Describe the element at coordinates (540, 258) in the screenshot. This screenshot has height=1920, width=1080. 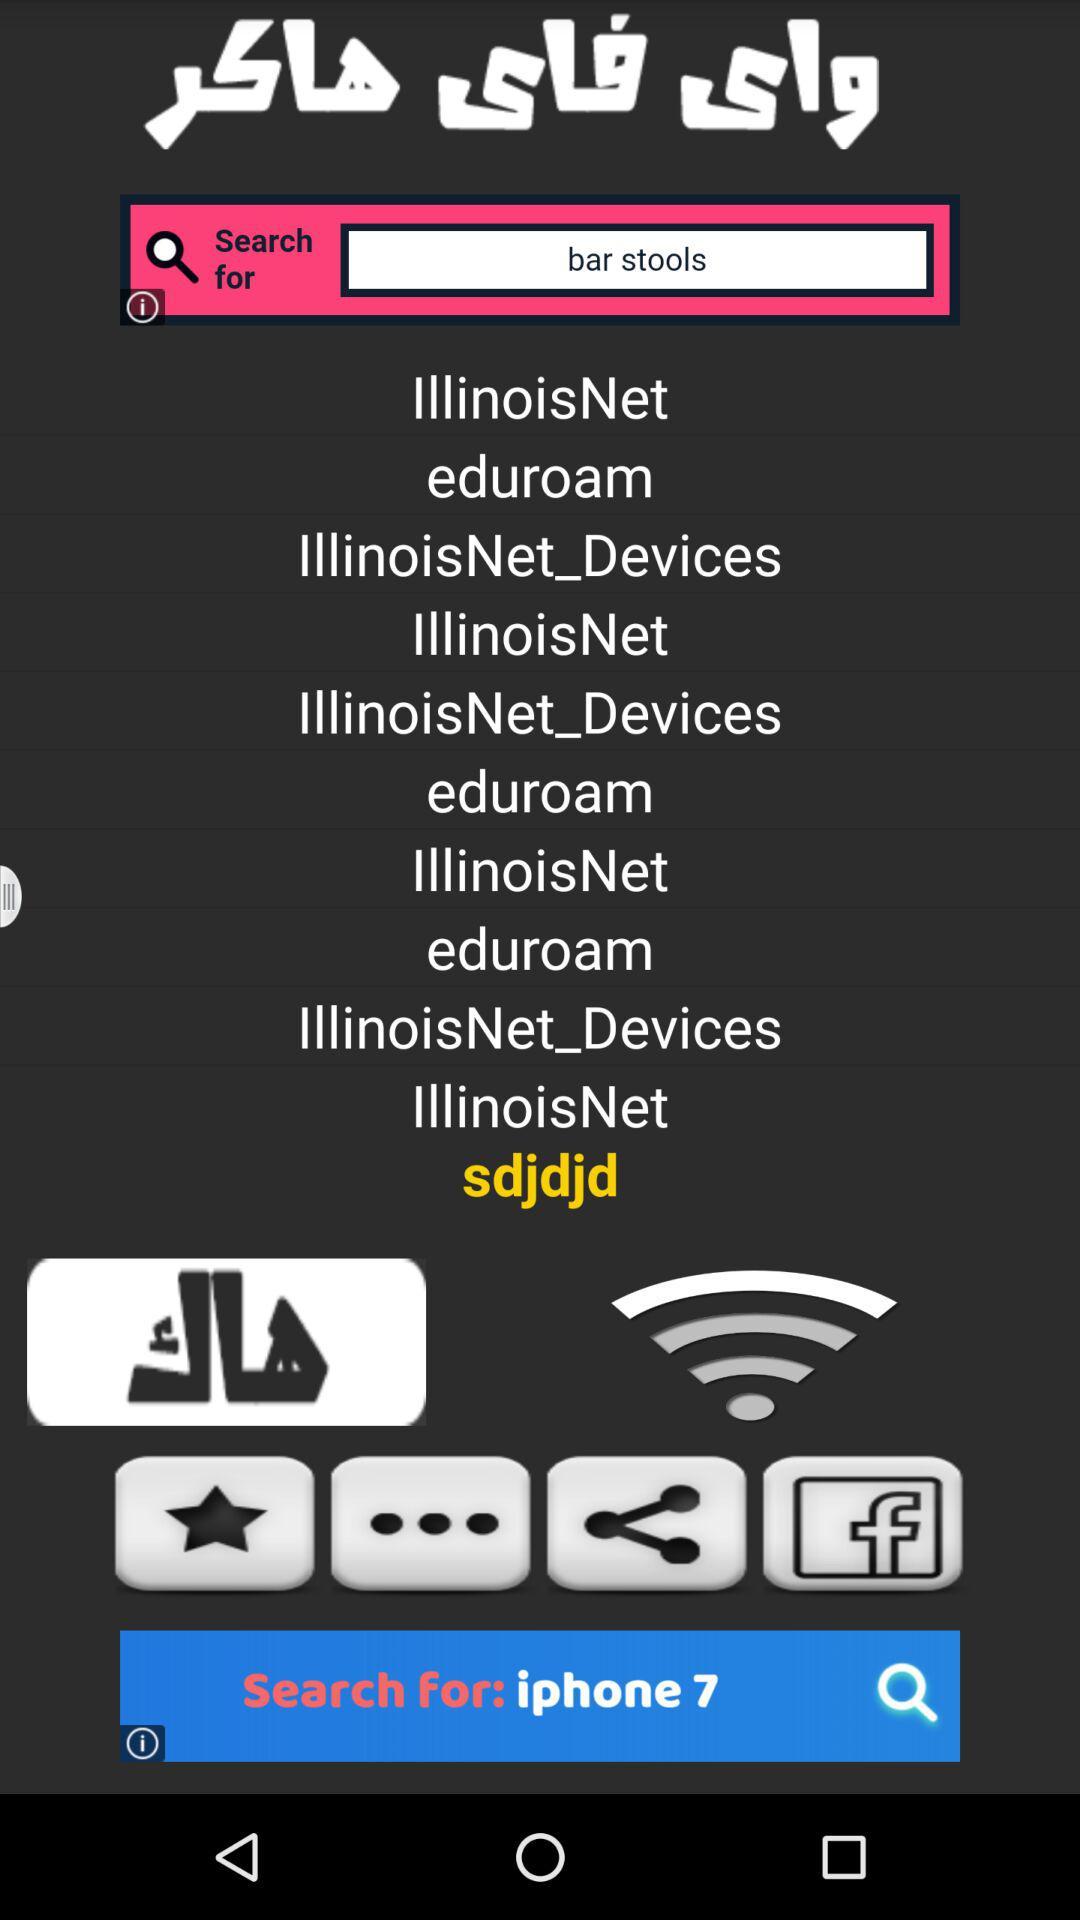
I see `search section` at that location.